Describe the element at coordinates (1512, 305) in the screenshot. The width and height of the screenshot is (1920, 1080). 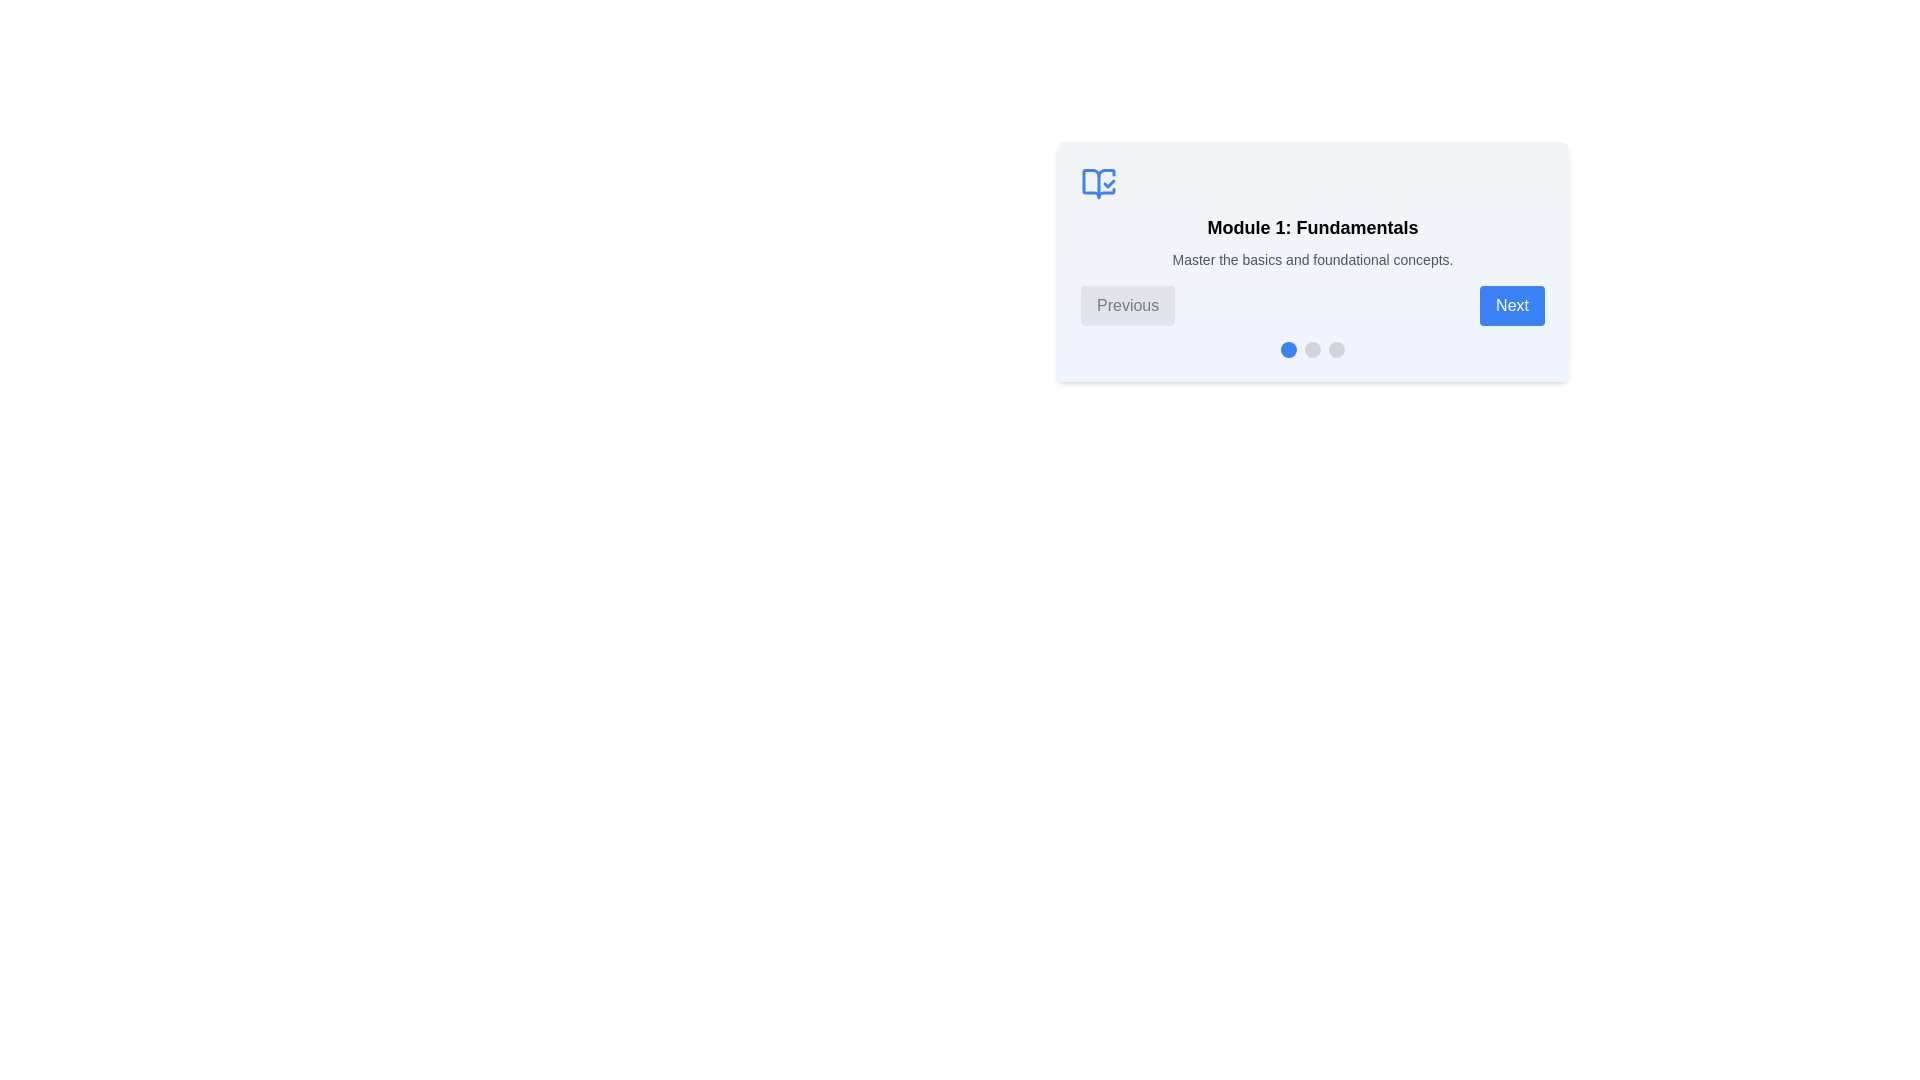
I see `the 'Next' button to navigate to the next module` at that location.